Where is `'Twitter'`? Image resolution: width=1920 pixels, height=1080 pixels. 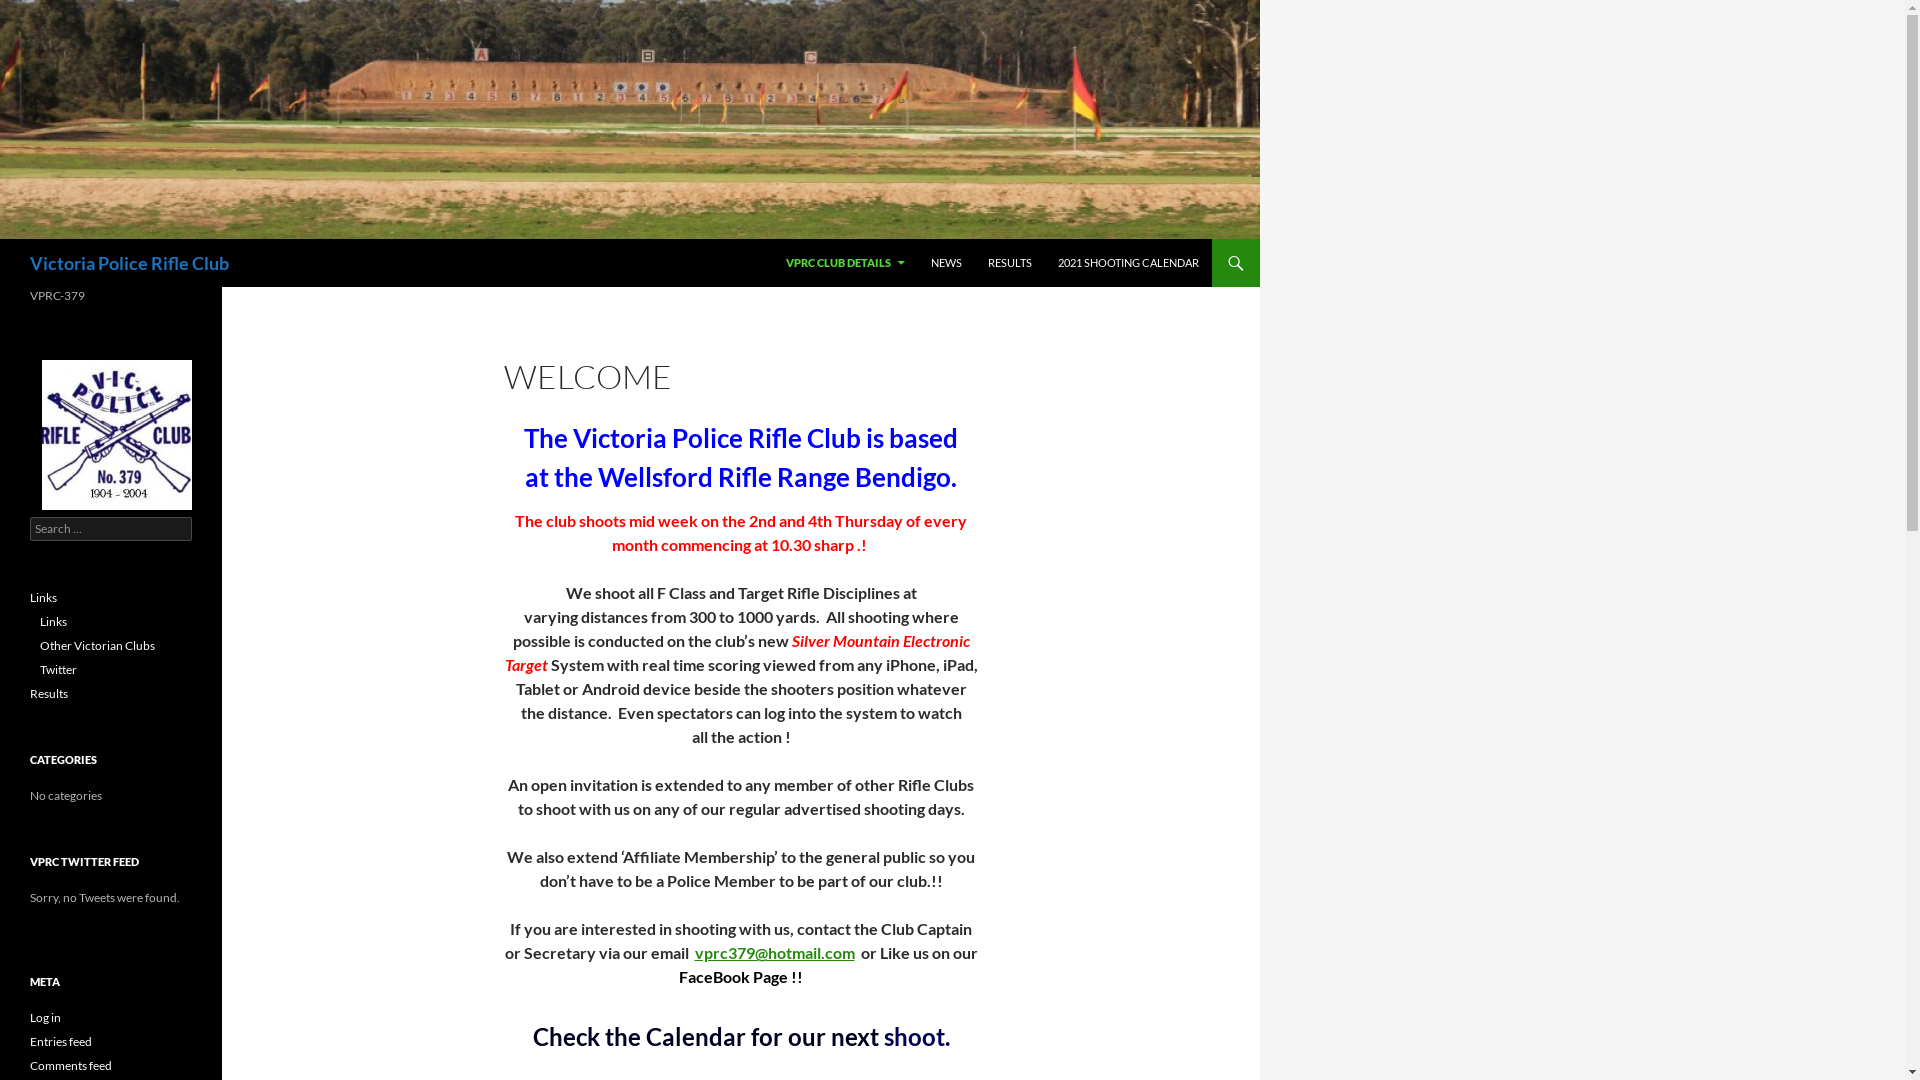 'Twitter' is located at coordinates (58, 669).